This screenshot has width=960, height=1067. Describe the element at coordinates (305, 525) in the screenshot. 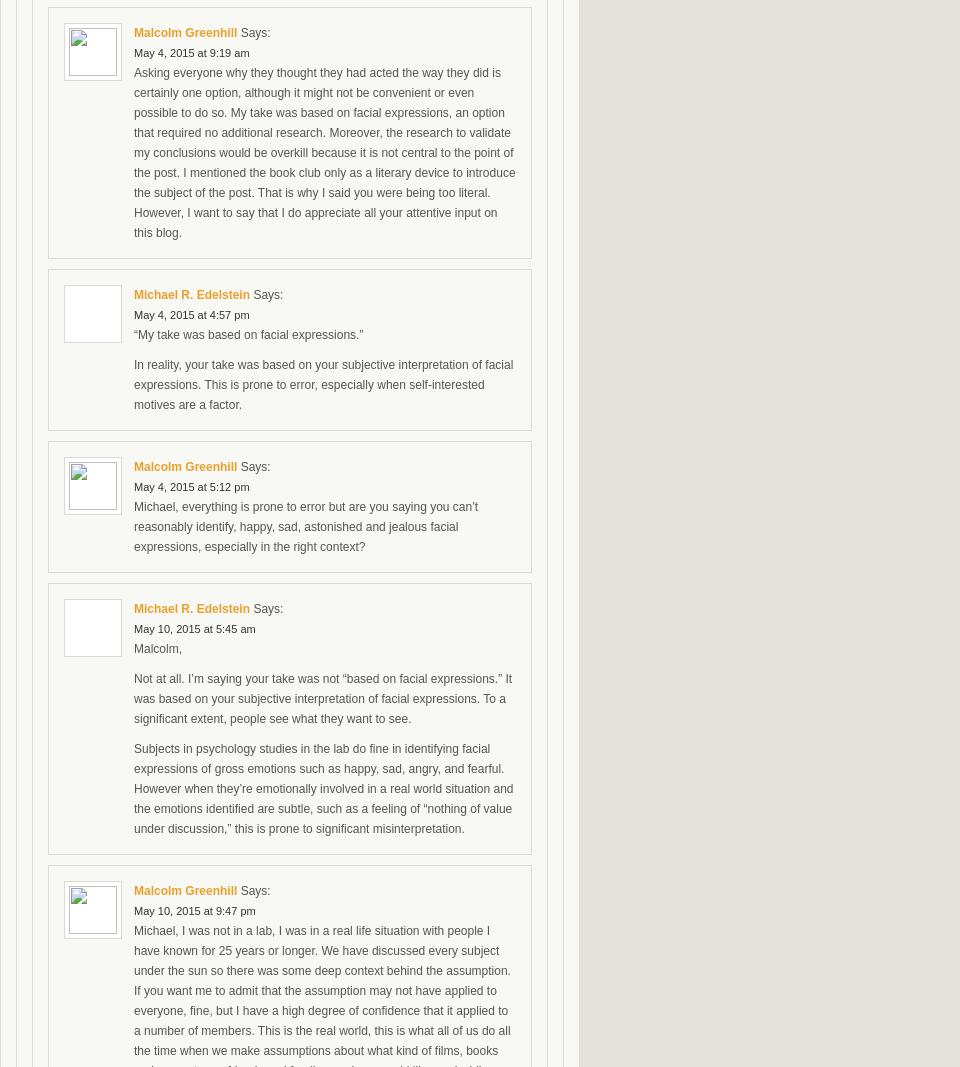

I see `'Michael, everything is prone to error but are you saying you can’t reasonably identify, happy, sad, astonished and jealous facial expressions, especially in the right context?'` at that location.